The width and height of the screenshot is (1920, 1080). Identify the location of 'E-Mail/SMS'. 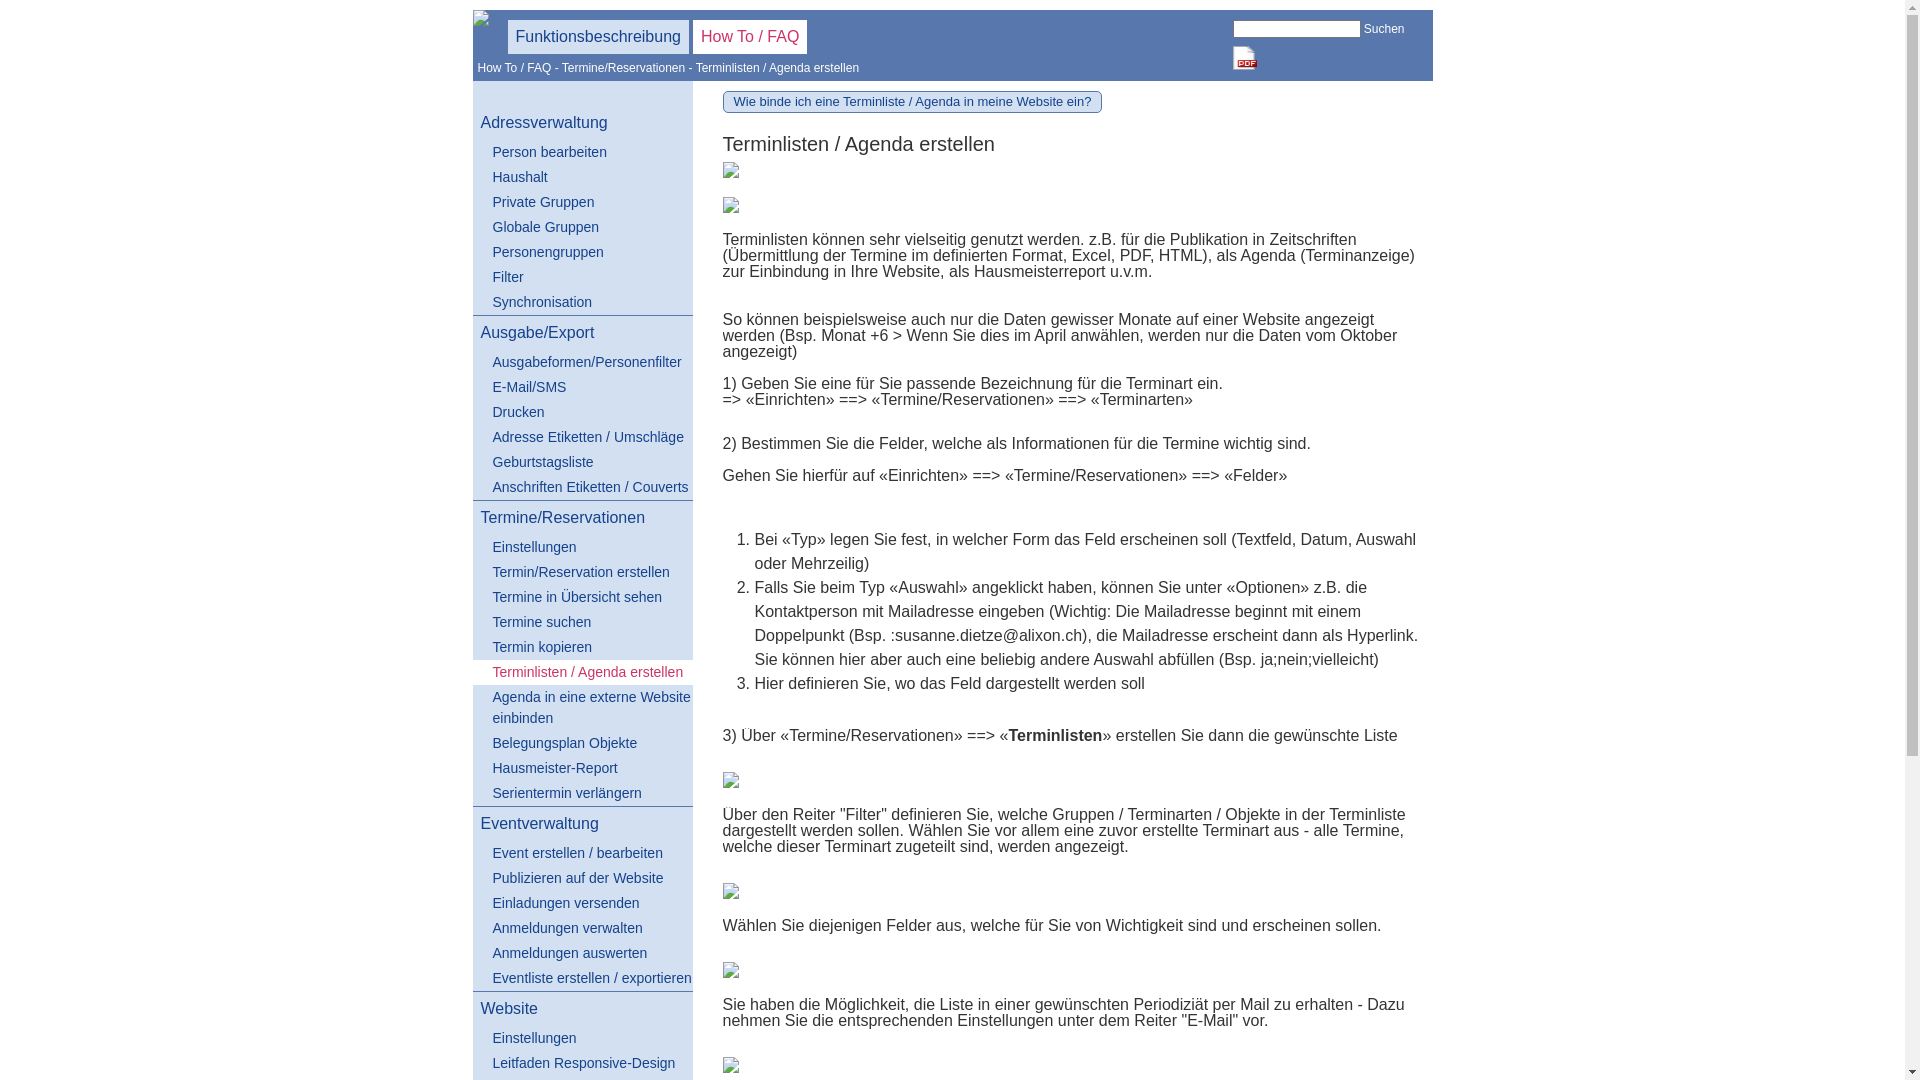
(580, 387).